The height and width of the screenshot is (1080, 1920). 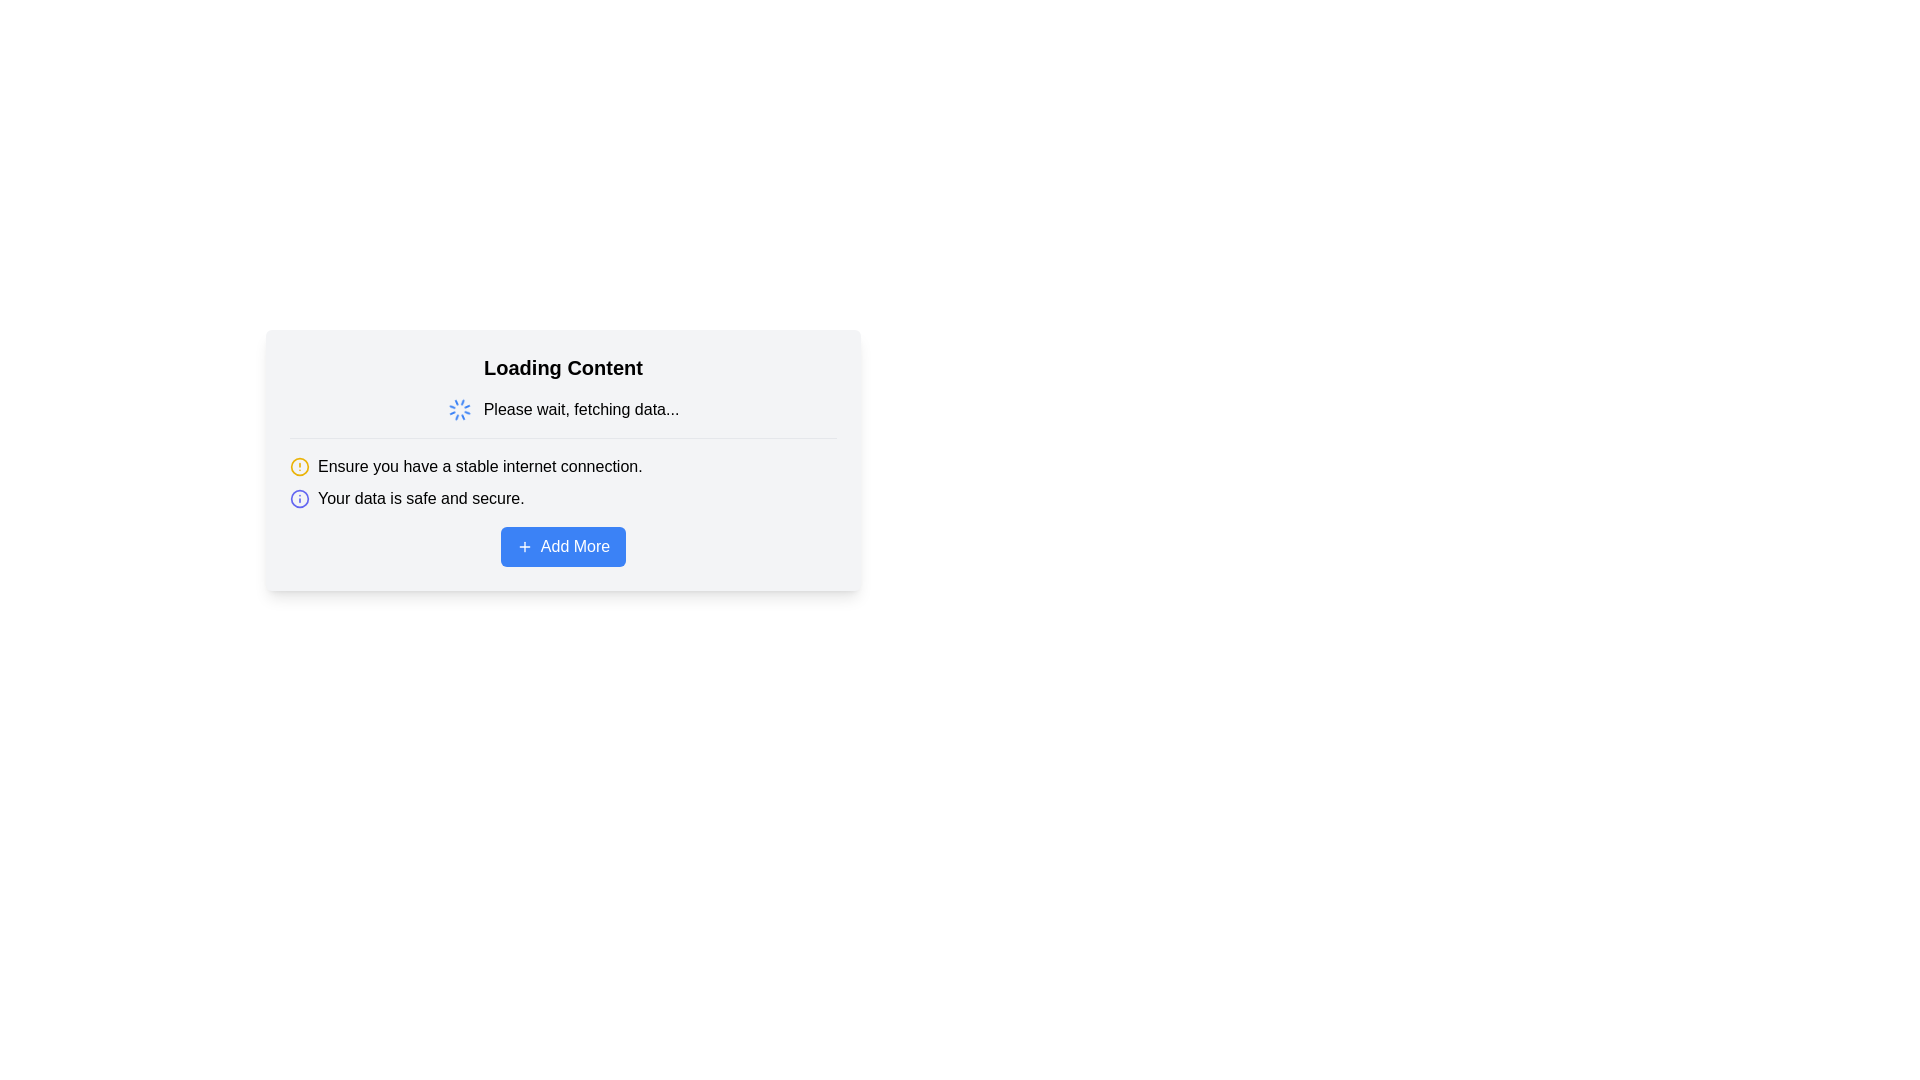 What do you see at coordinates (298, 466) in the screenshot?
I see `the warning icon located to the left of the text 'Ensure you have a stable internet connection.' in the message block below the 'Loading Content' header` at bounding box center [298, 466].